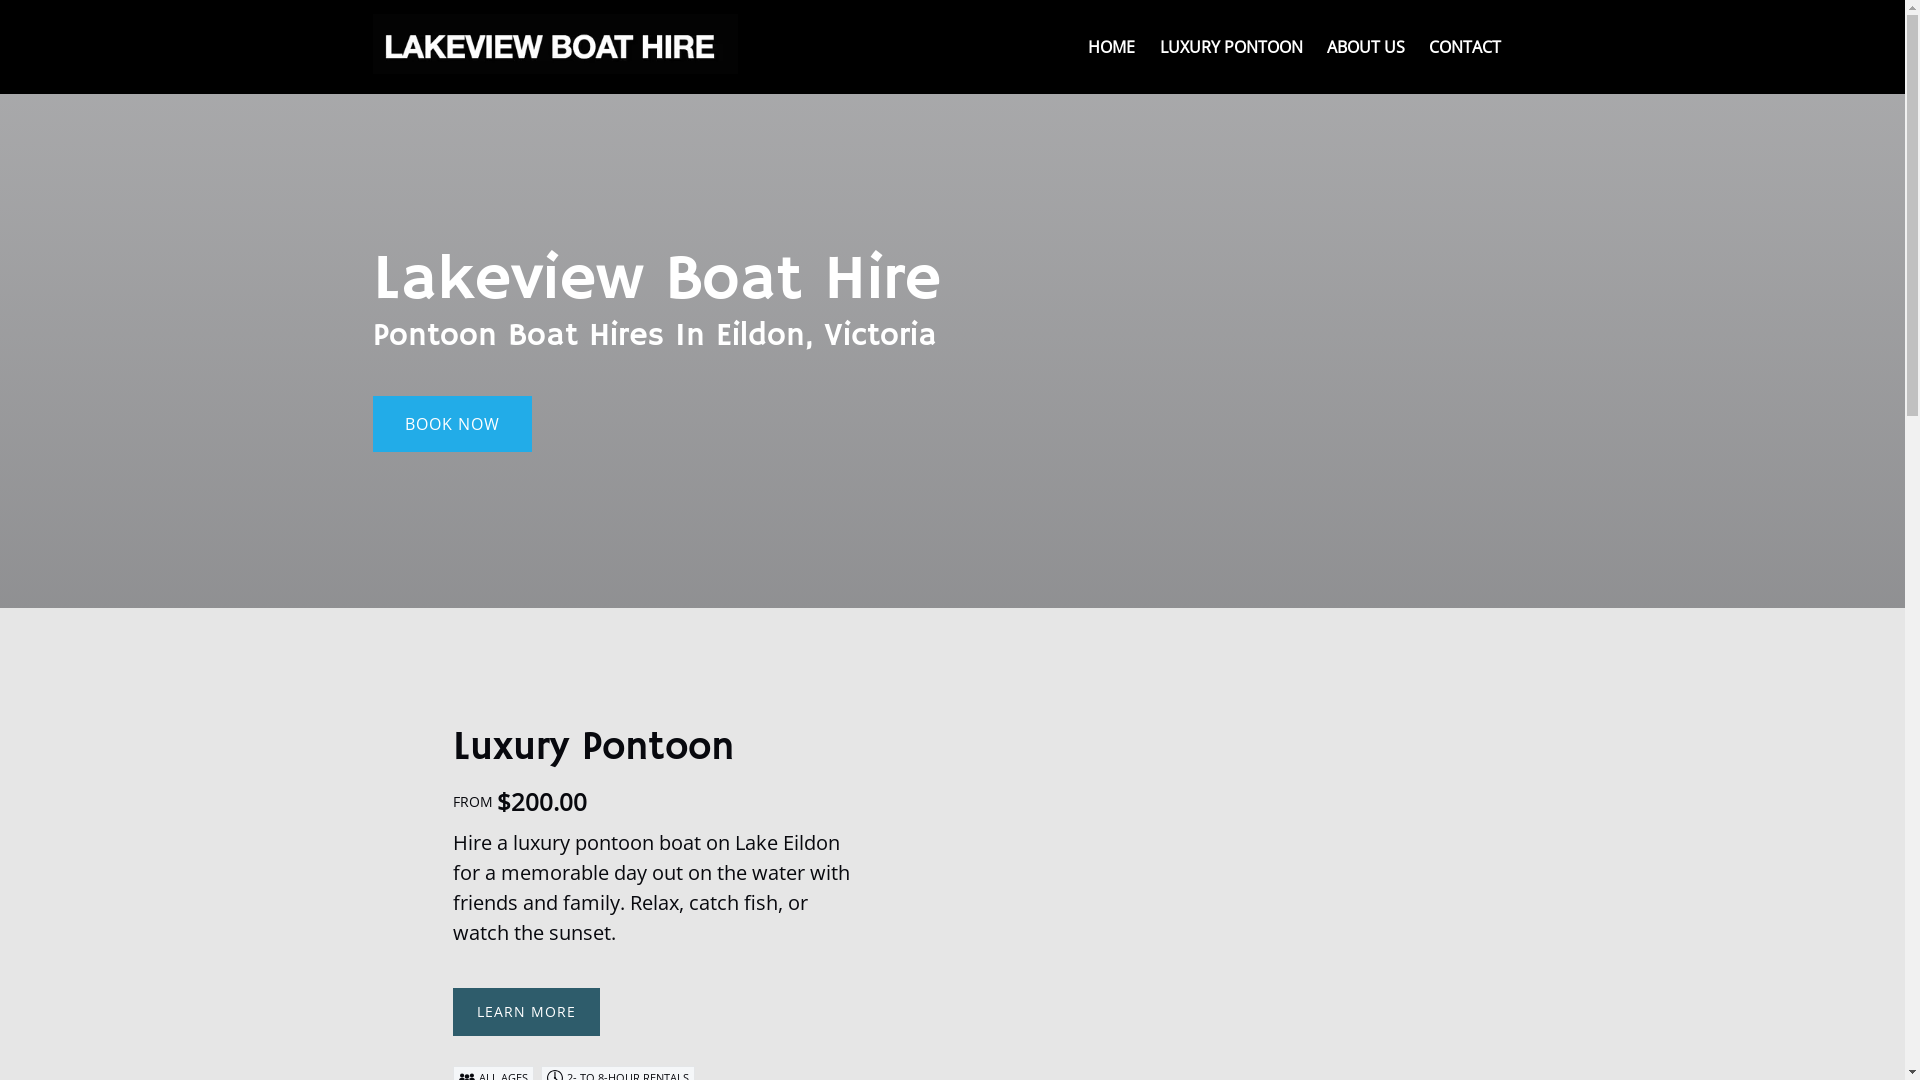 This screenshot has width=1920, height=1080. What do you see at coordinates (61, 22) in the screenshot?
I see `'Skip to footer'` at bounding box center [61, 22].